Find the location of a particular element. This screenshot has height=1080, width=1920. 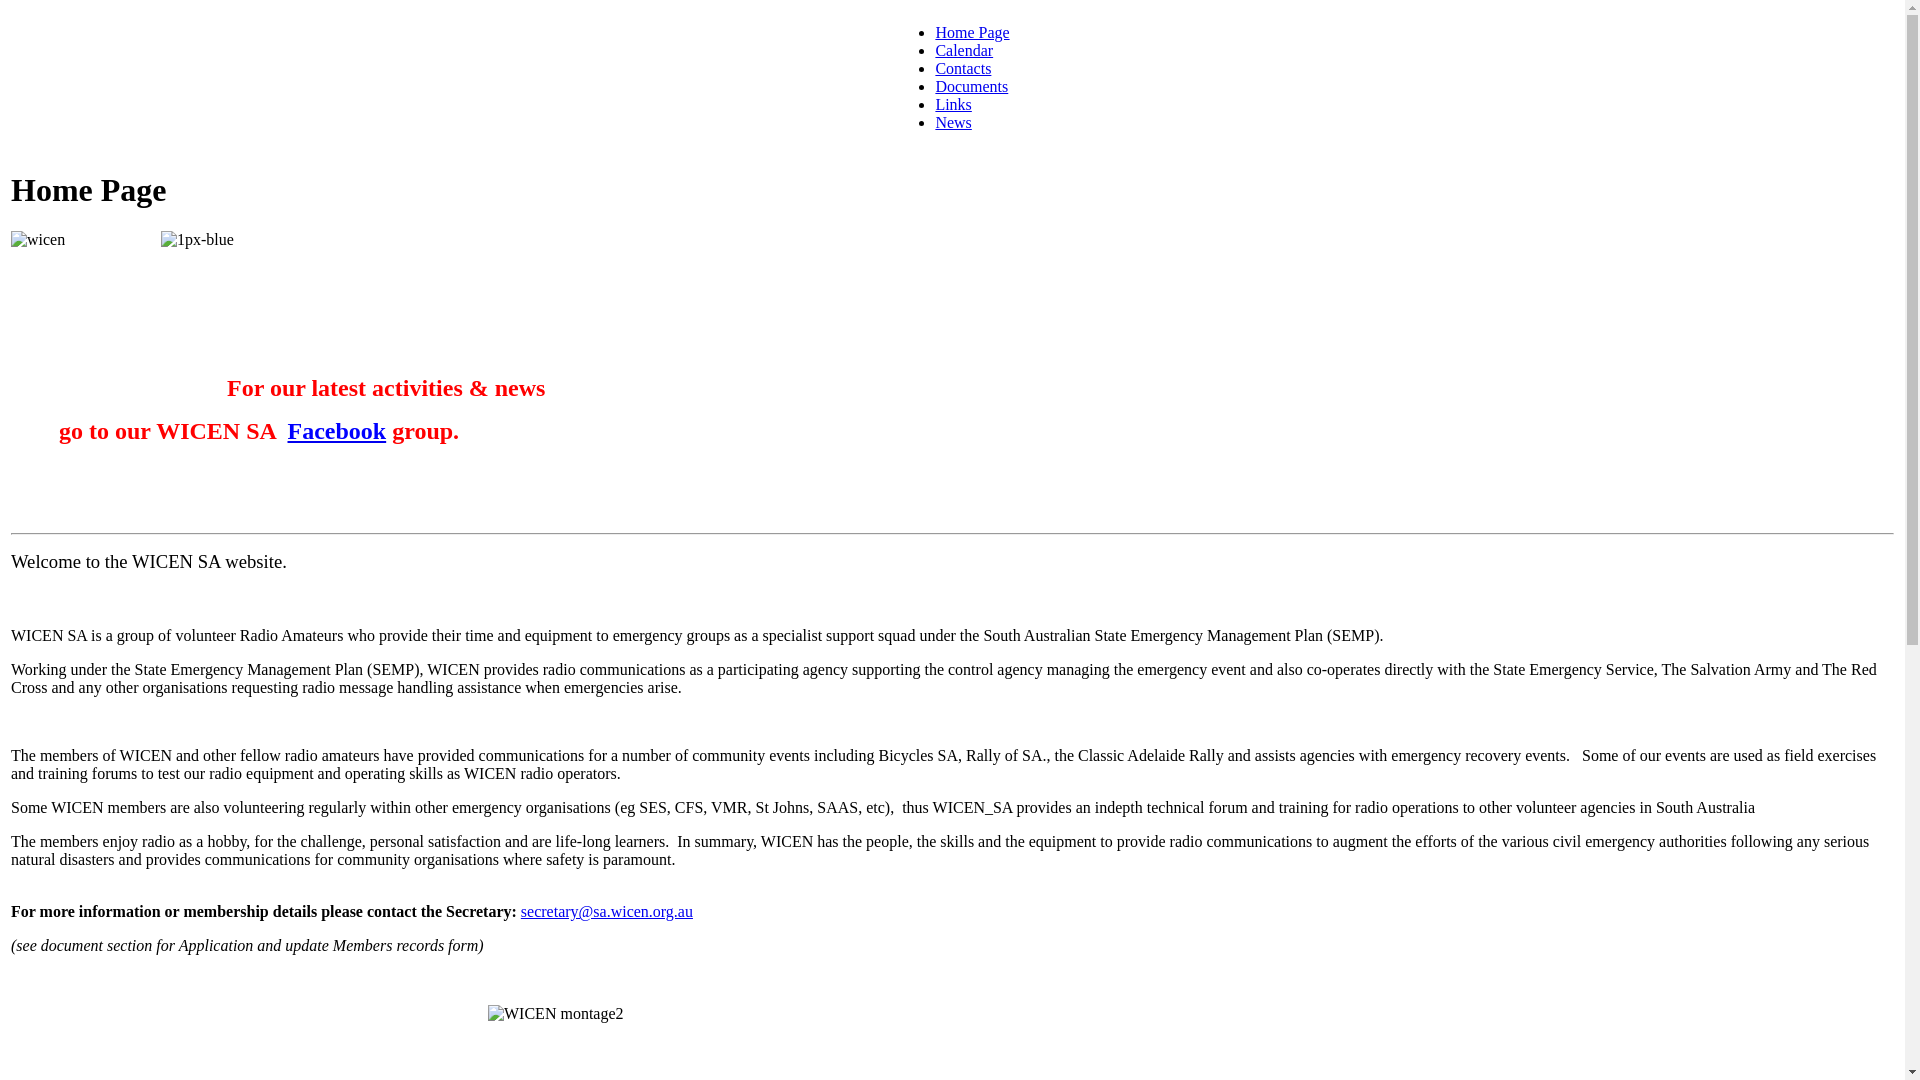

'Calendar' is located at coordinates (964, 49).